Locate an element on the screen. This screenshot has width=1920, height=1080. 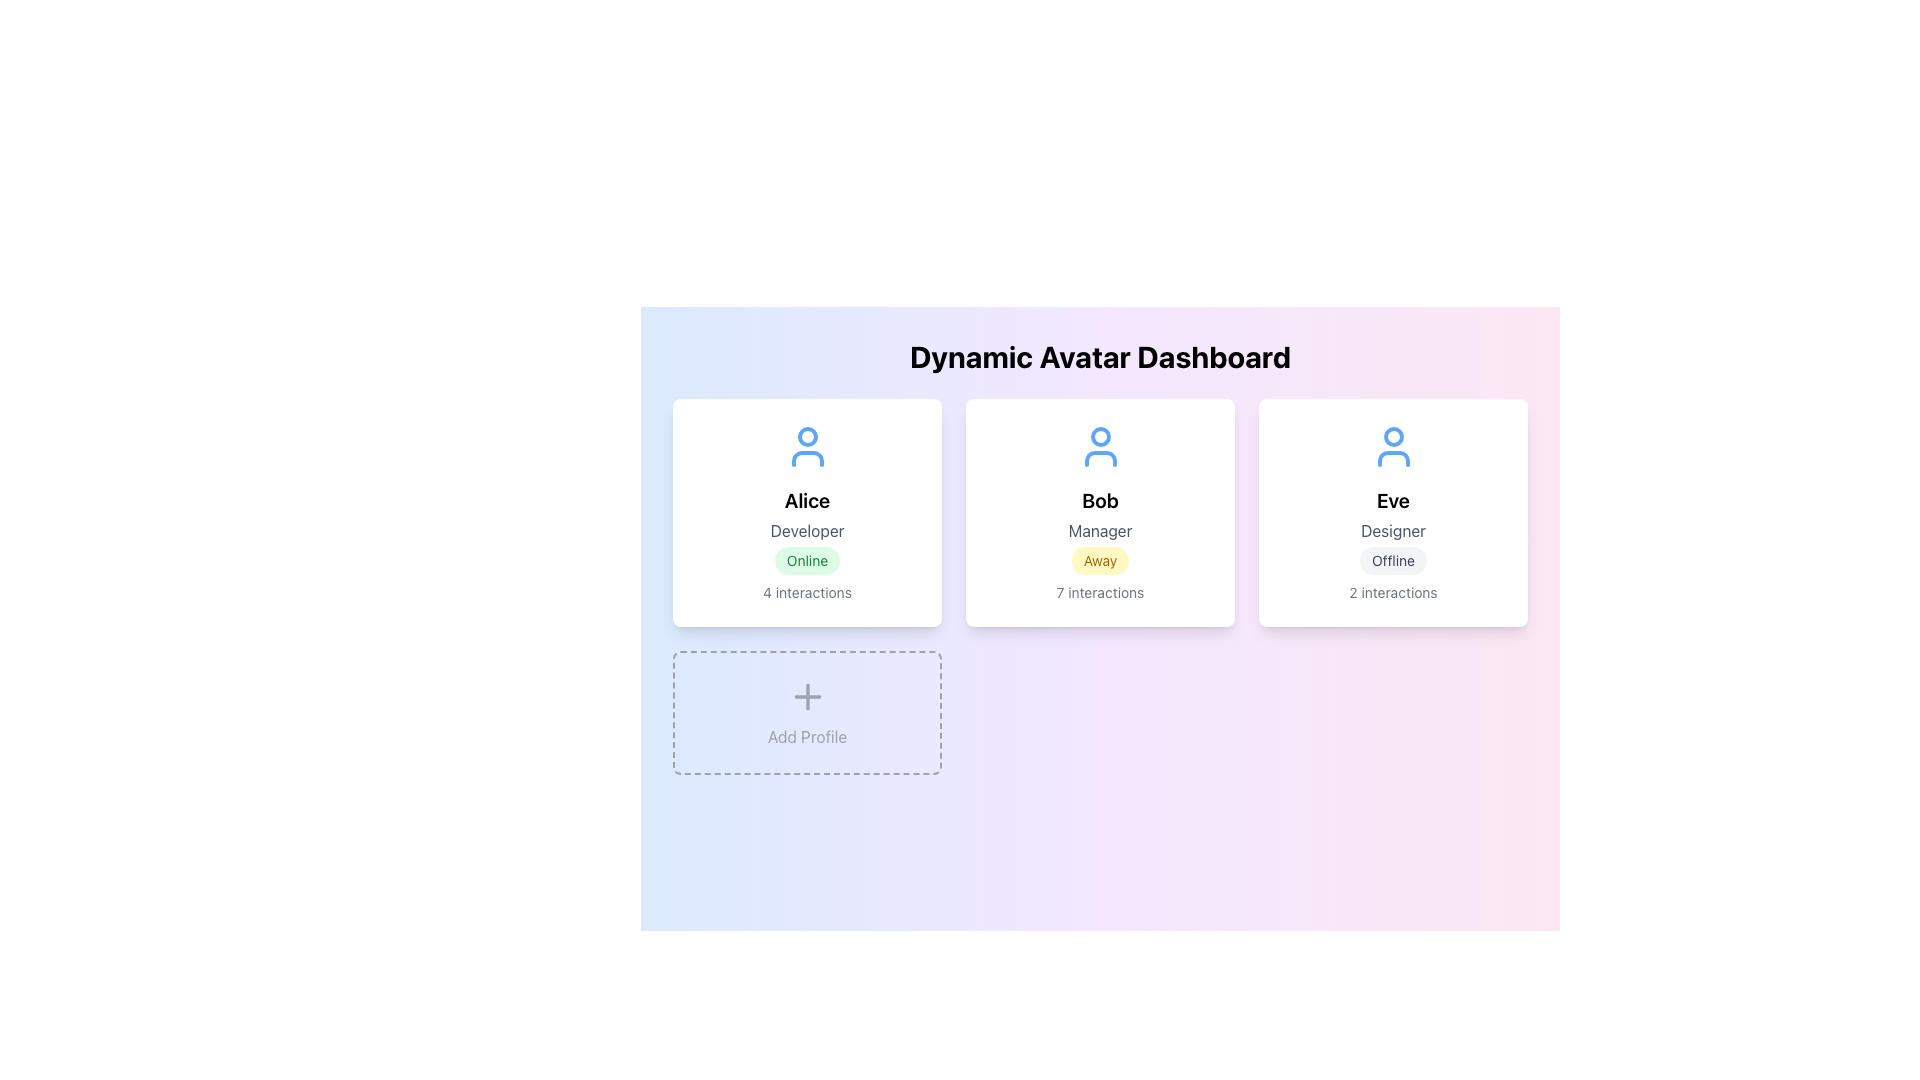
the text element that reads 'Developer', which is styled in gray and located below 'Alice' and above the status label 'Online' within the top left card of the grid layout in the main dashboard view is located at coordinates (807, 530).